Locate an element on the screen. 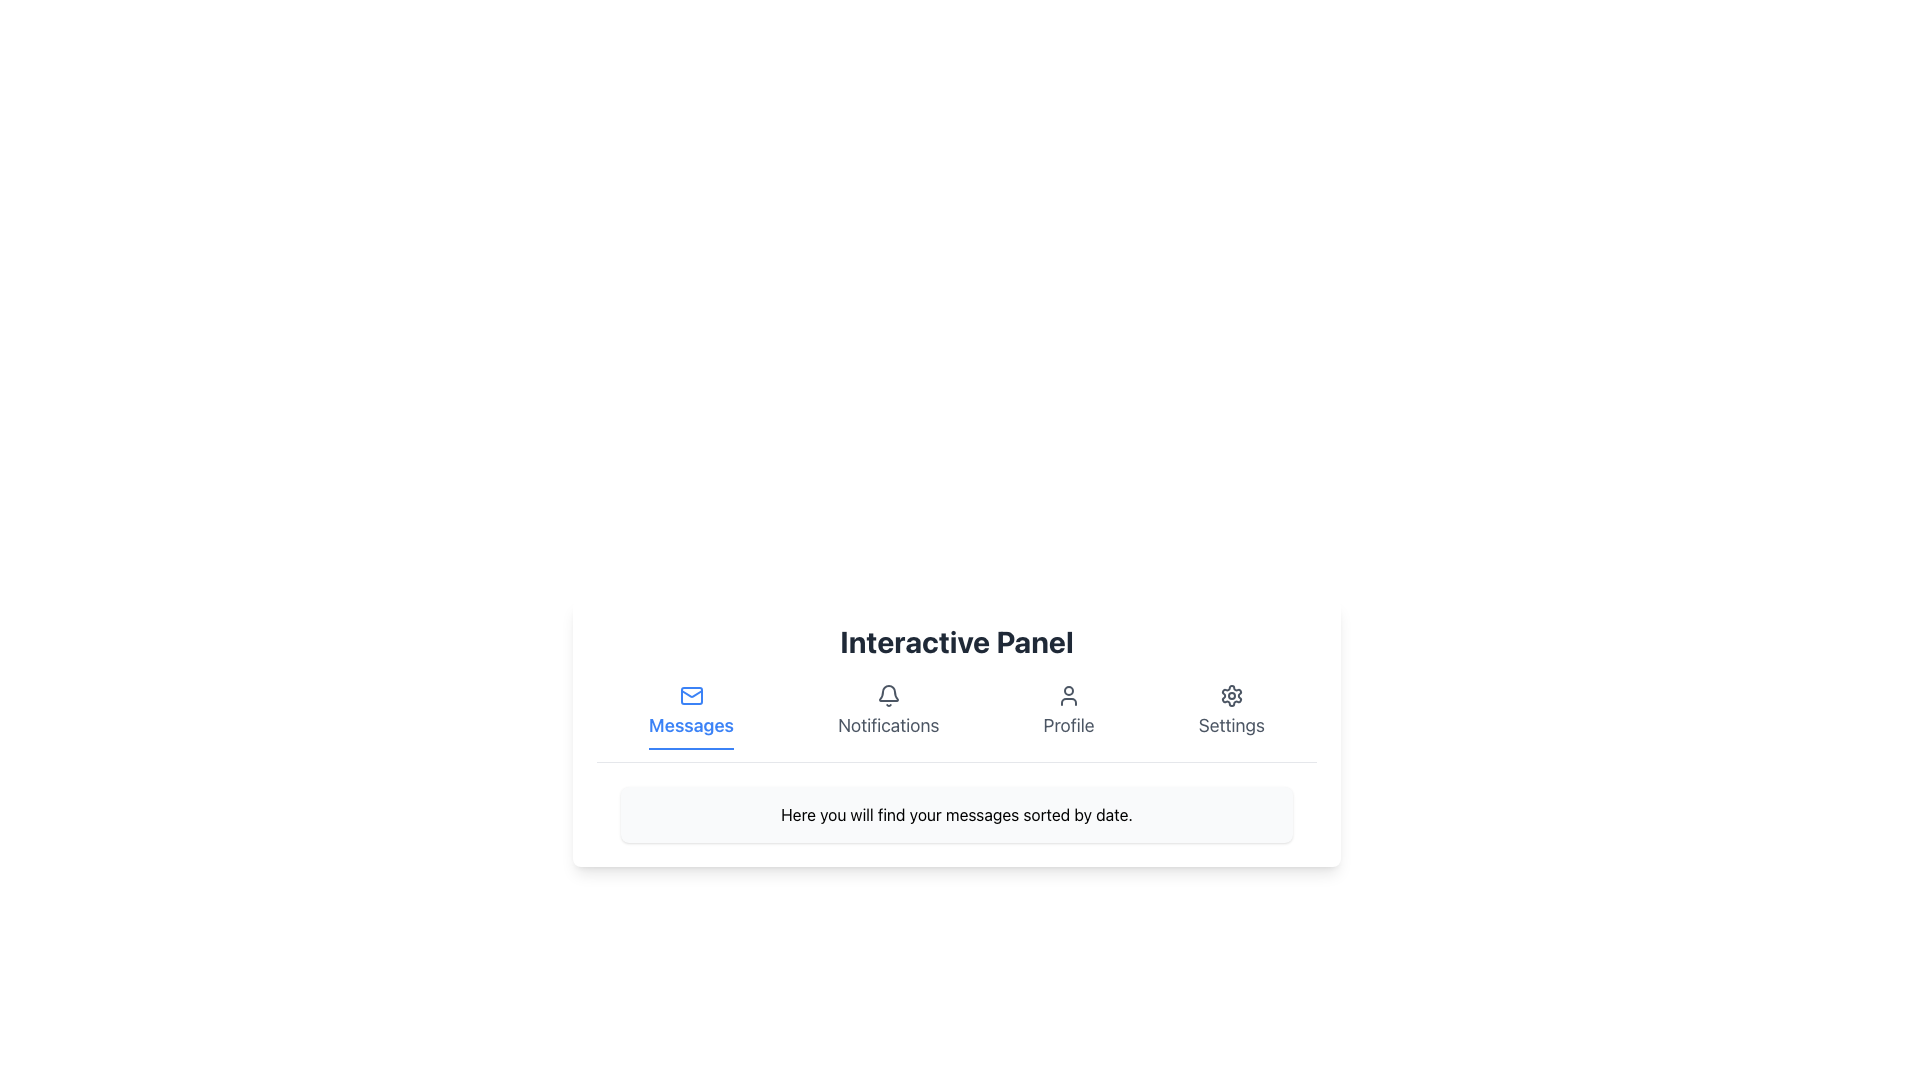  the 'Profile' icon located in the navigation bar, positioned between the 'Notifications' section and 'Settings' is located at coordinates (1068, 694).